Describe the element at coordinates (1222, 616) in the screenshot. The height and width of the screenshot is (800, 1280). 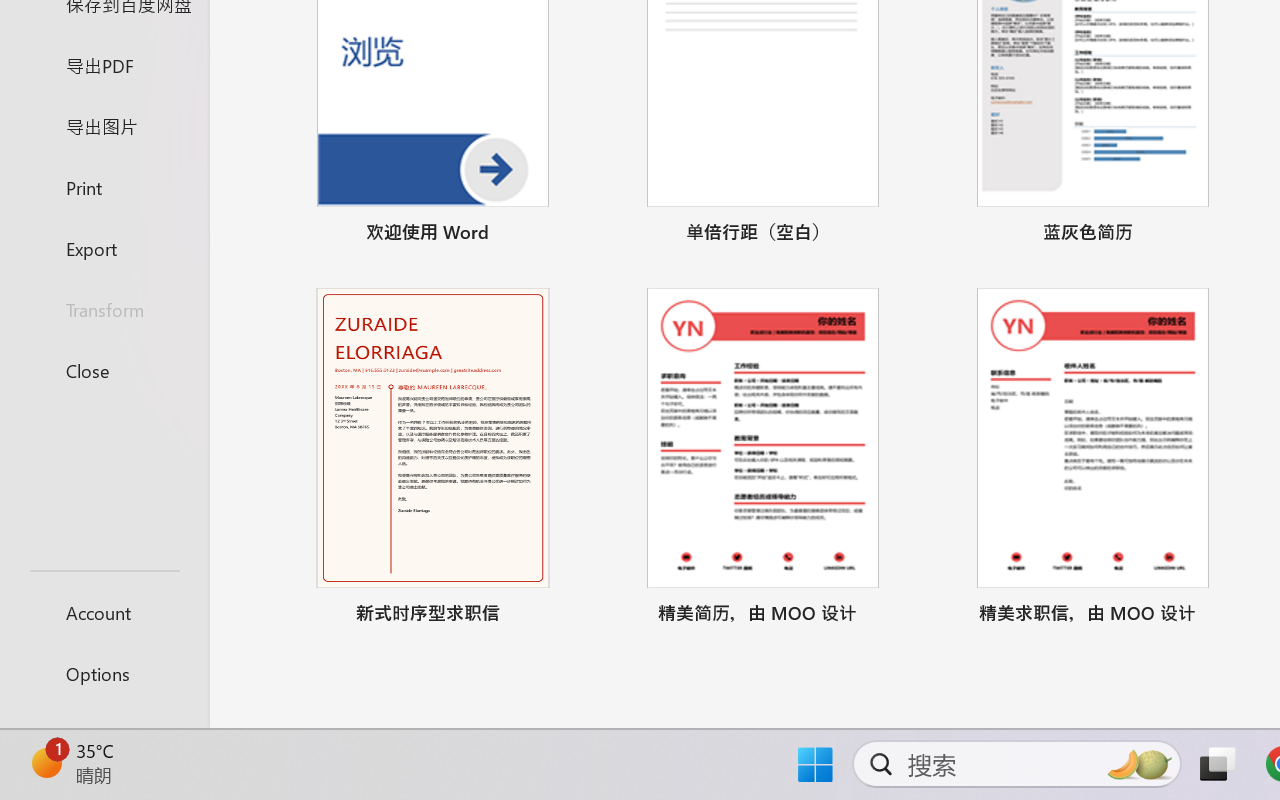
I see `'Pin to list'` at that location.